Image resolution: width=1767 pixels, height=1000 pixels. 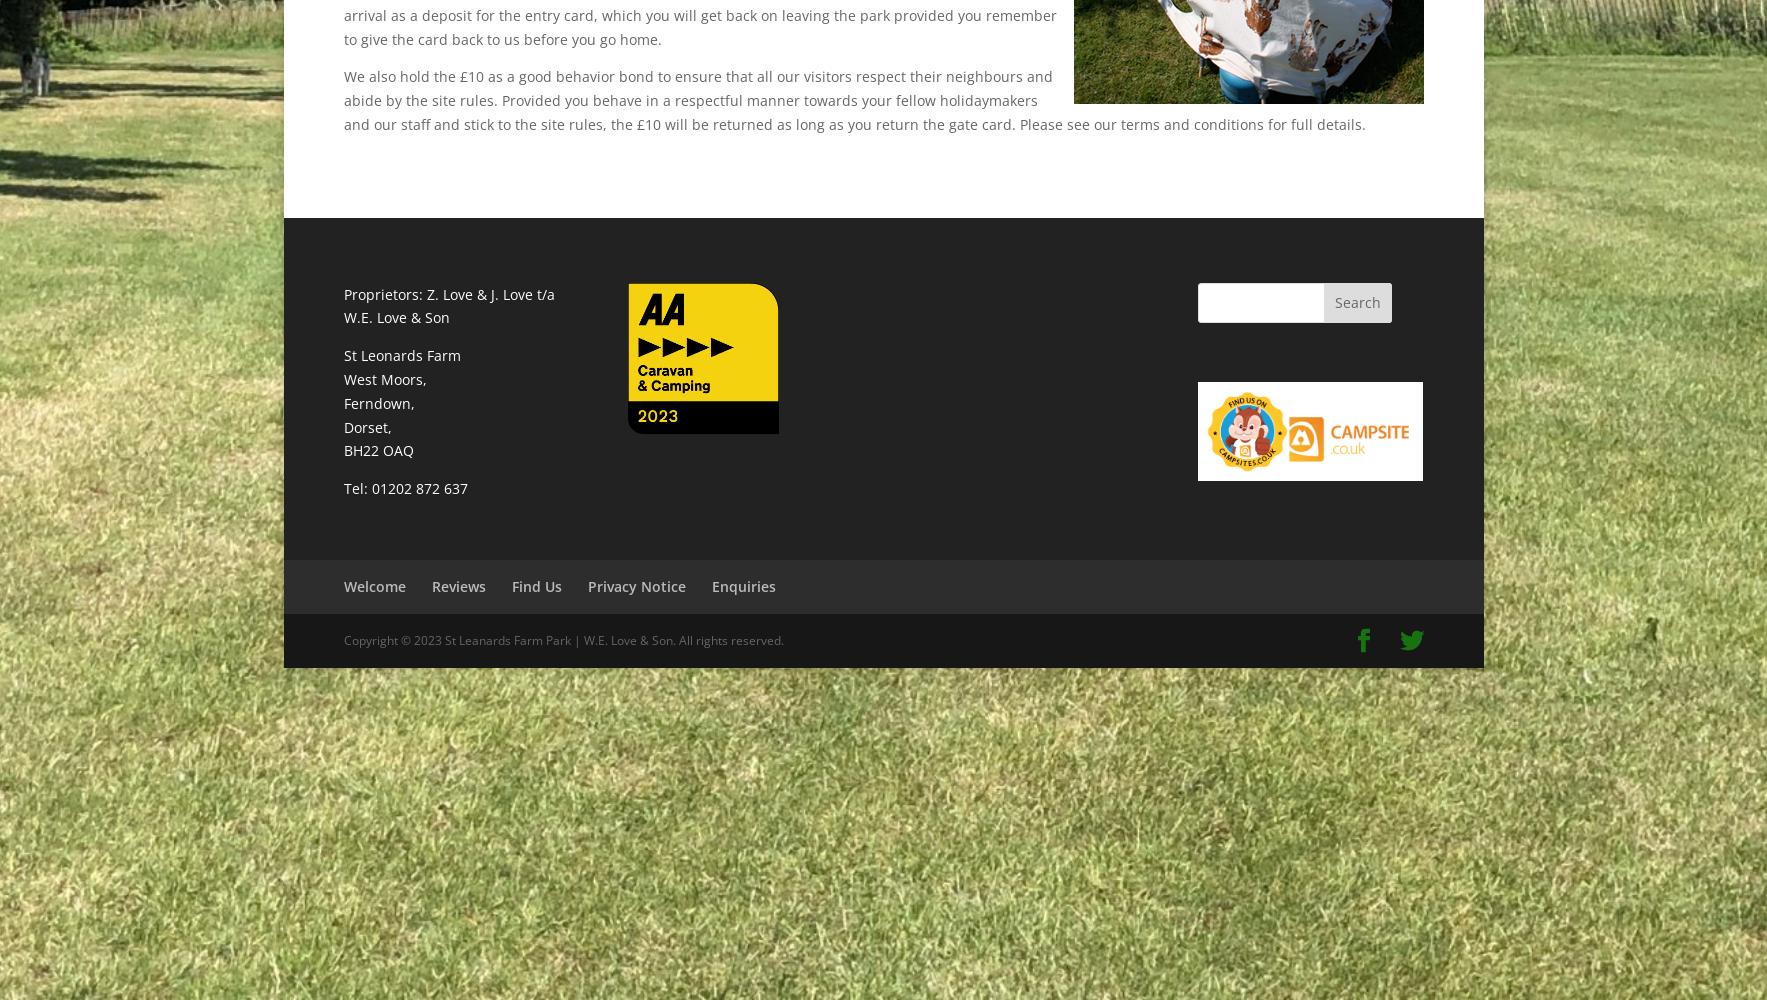 What do you see at coordinates (710, 585) in the screenshot?
I see `'Enquiries'` at bounding box center [710, 585].